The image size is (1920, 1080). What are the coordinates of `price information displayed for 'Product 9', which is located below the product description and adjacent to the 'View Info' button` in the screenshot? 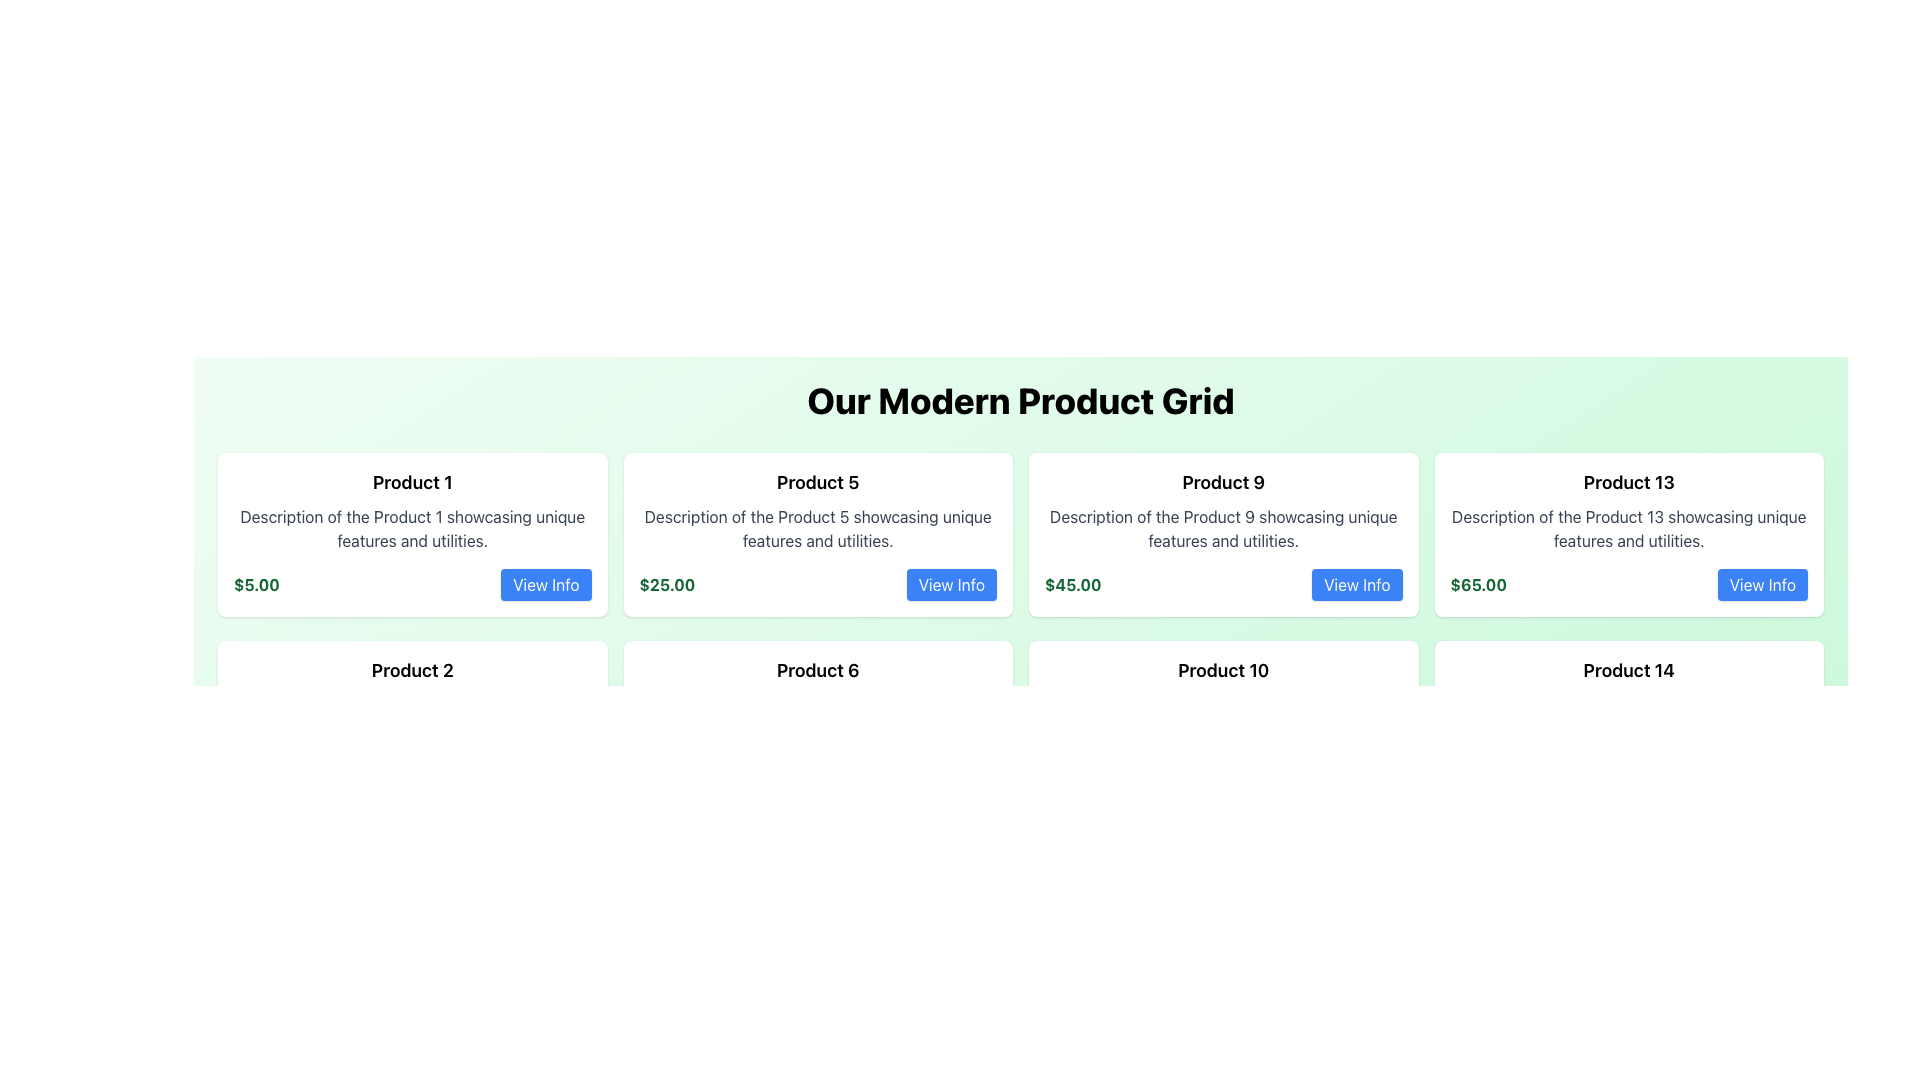 It's located at (1072, 585).